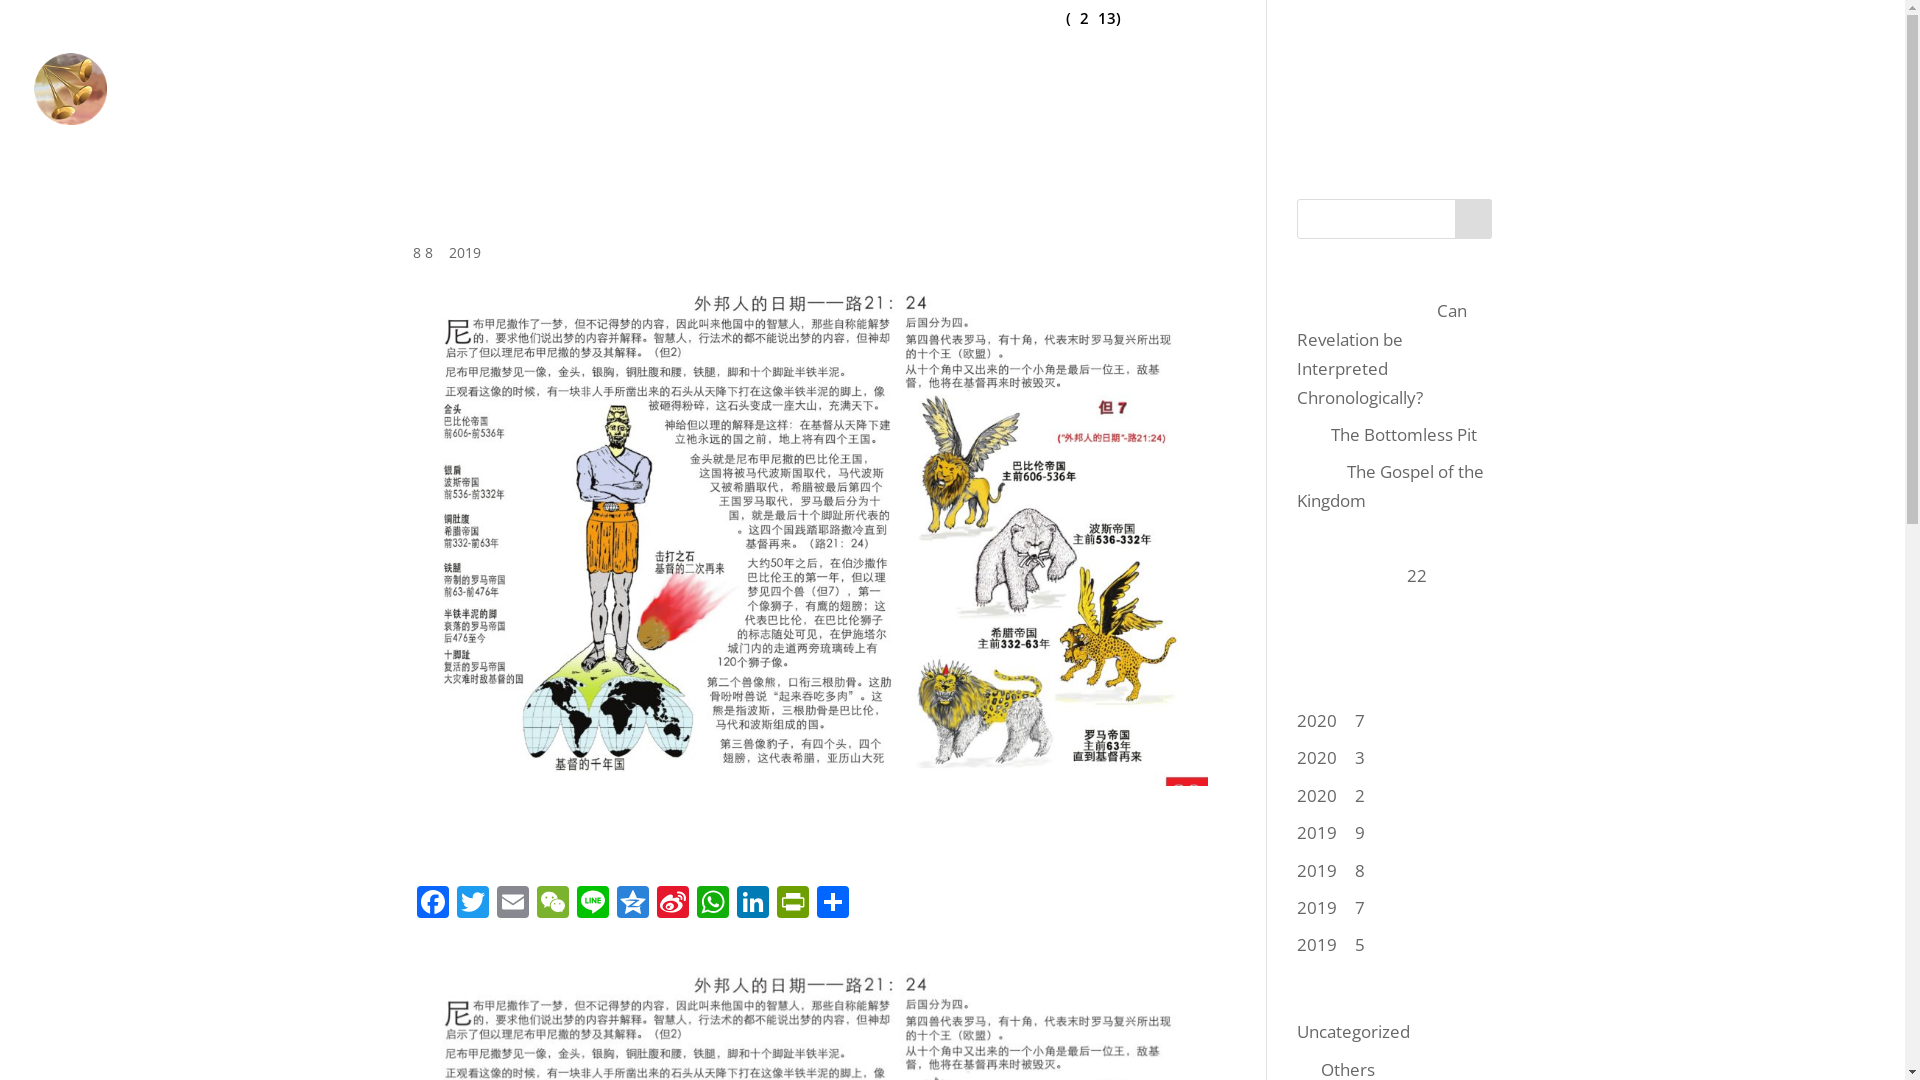  Describe the element at coordinates (431, 903) in the screenshot. I see `'Facebook'` at that location.